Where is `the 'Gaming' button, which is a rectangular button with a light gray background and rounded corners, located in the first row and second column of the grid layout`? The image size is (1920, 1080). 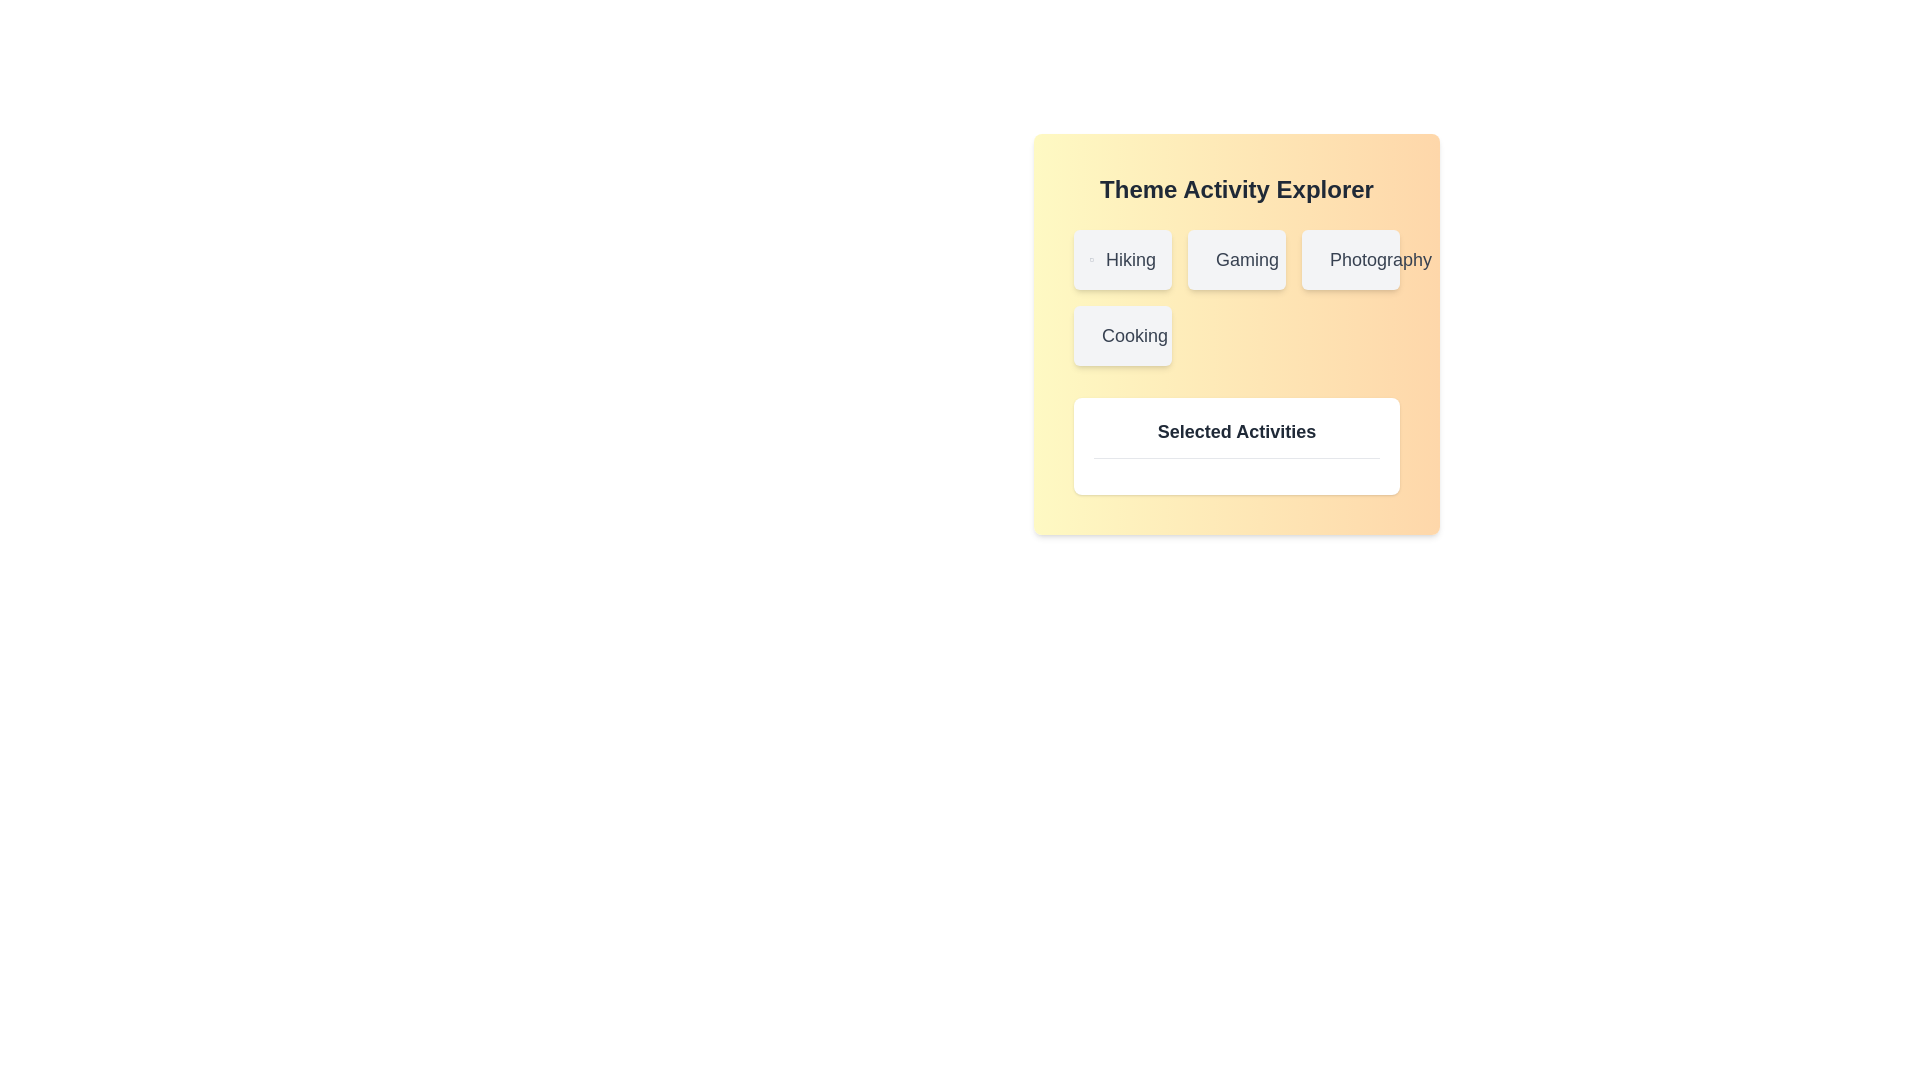 the 'Gaming' button, which is a rectangular button with a light gray background and rounded corners, located in the first row and second column of the grid layout is located at coordinates (1236, 258).